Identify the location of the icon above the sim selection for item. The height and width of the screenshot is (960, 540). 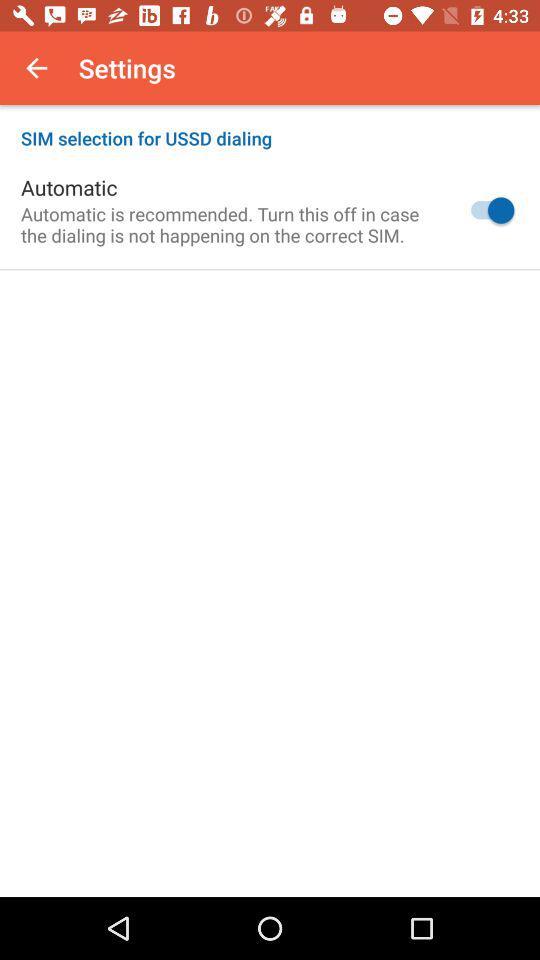
(36, 68).